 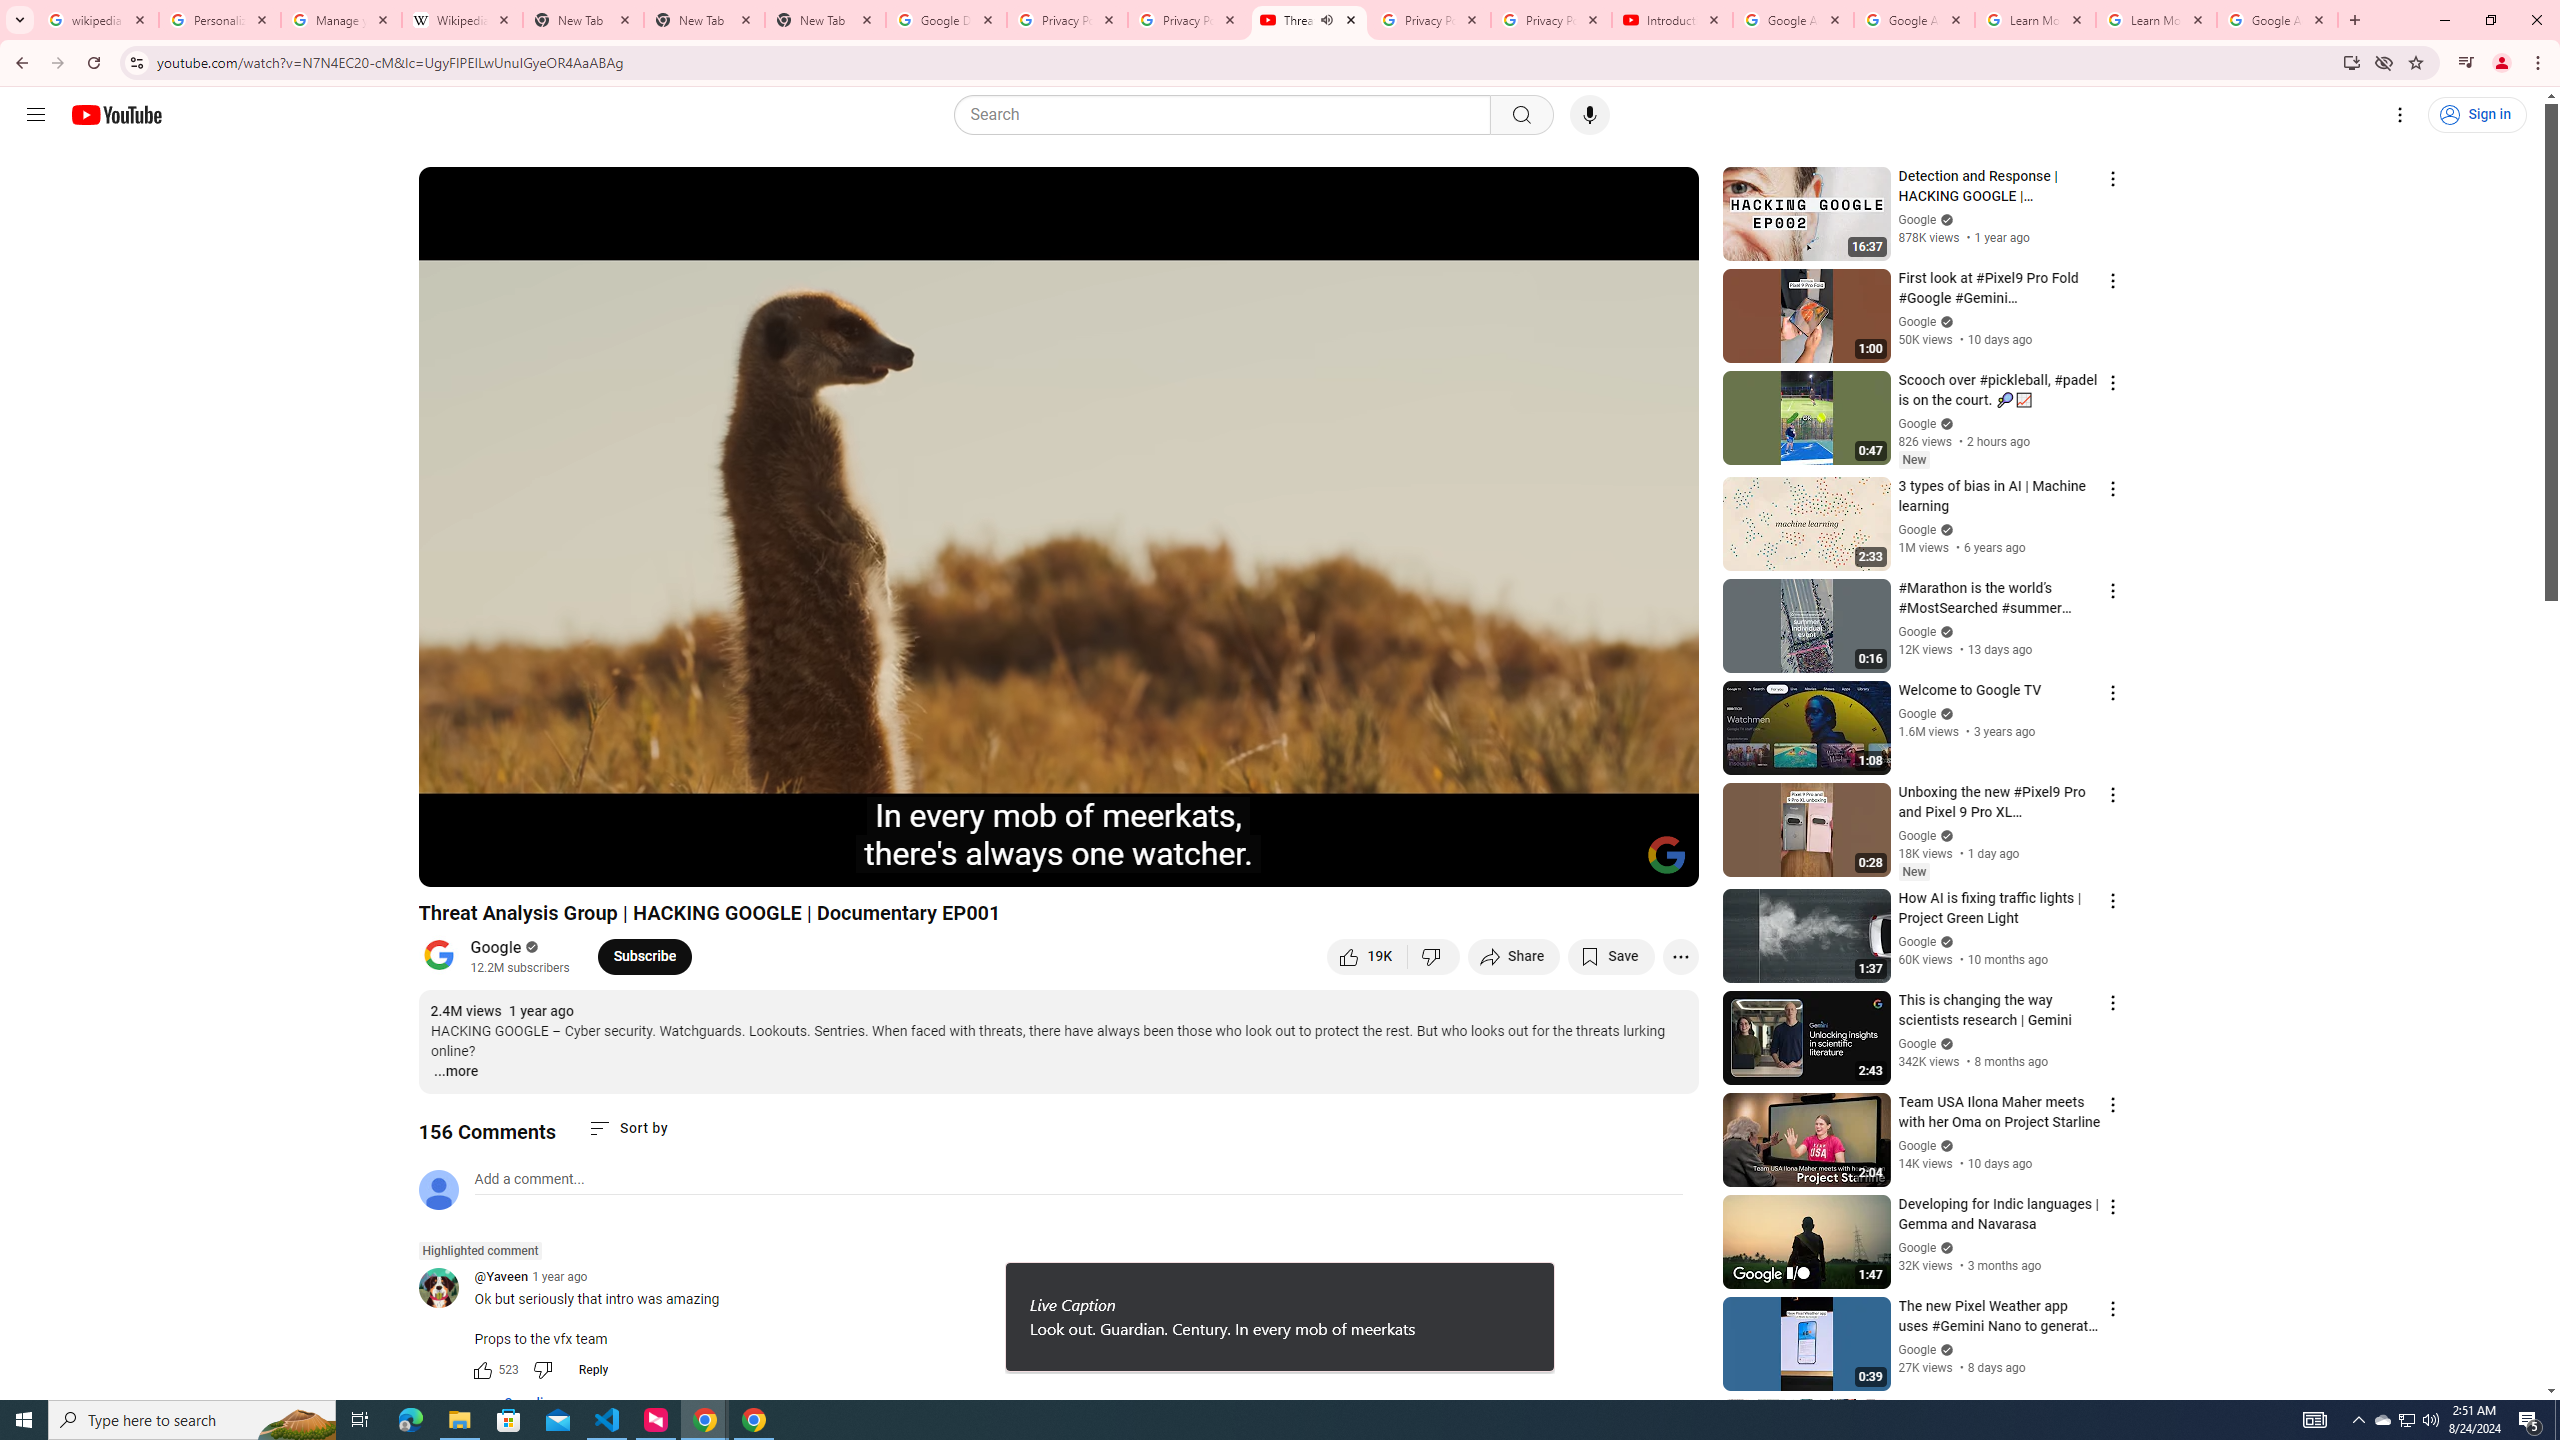 What do you see at coordinates (1422, 862) in the screenshot?
I see `'Autoplay is on'` at bounding box center [1422, 862].